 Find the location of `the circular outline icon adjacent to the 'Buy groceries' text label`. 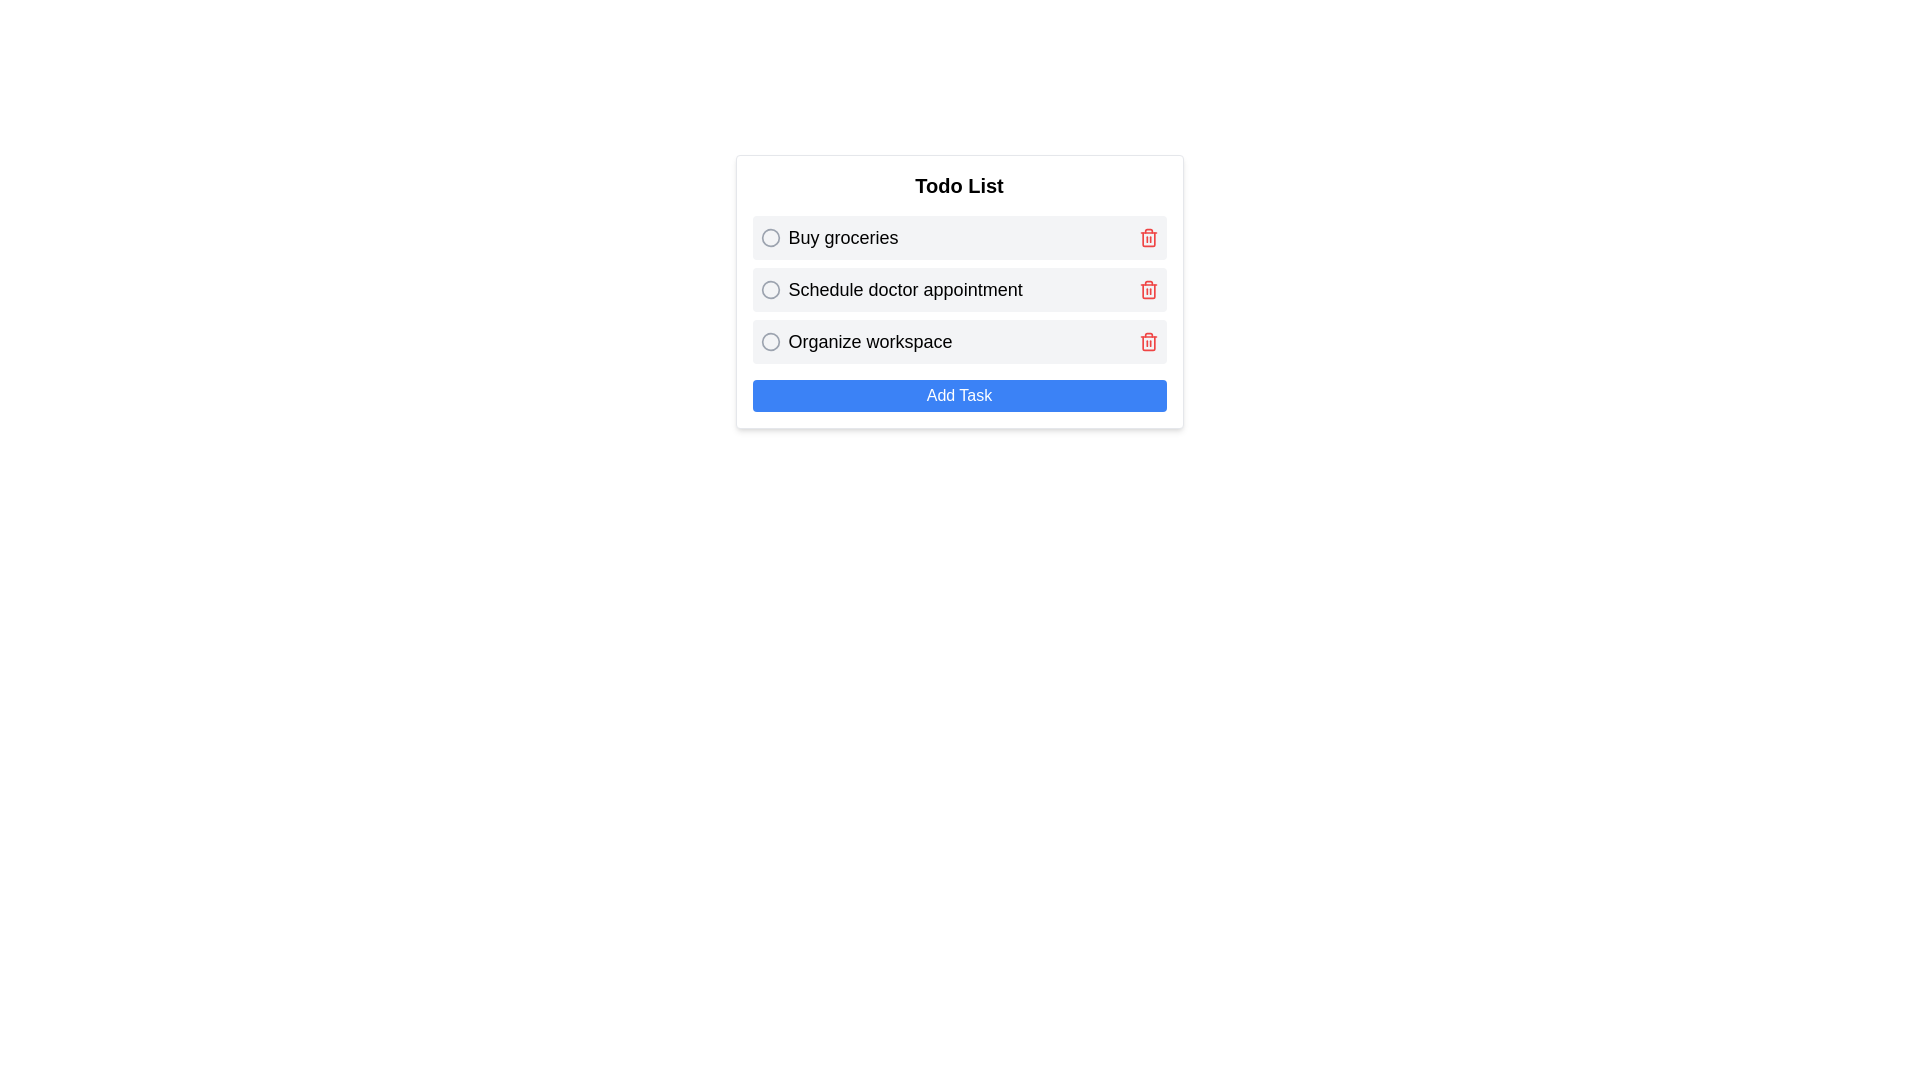

the circular outline icon adjacent to the 'Buy groceries' text label is located at coordinates (769, 237).